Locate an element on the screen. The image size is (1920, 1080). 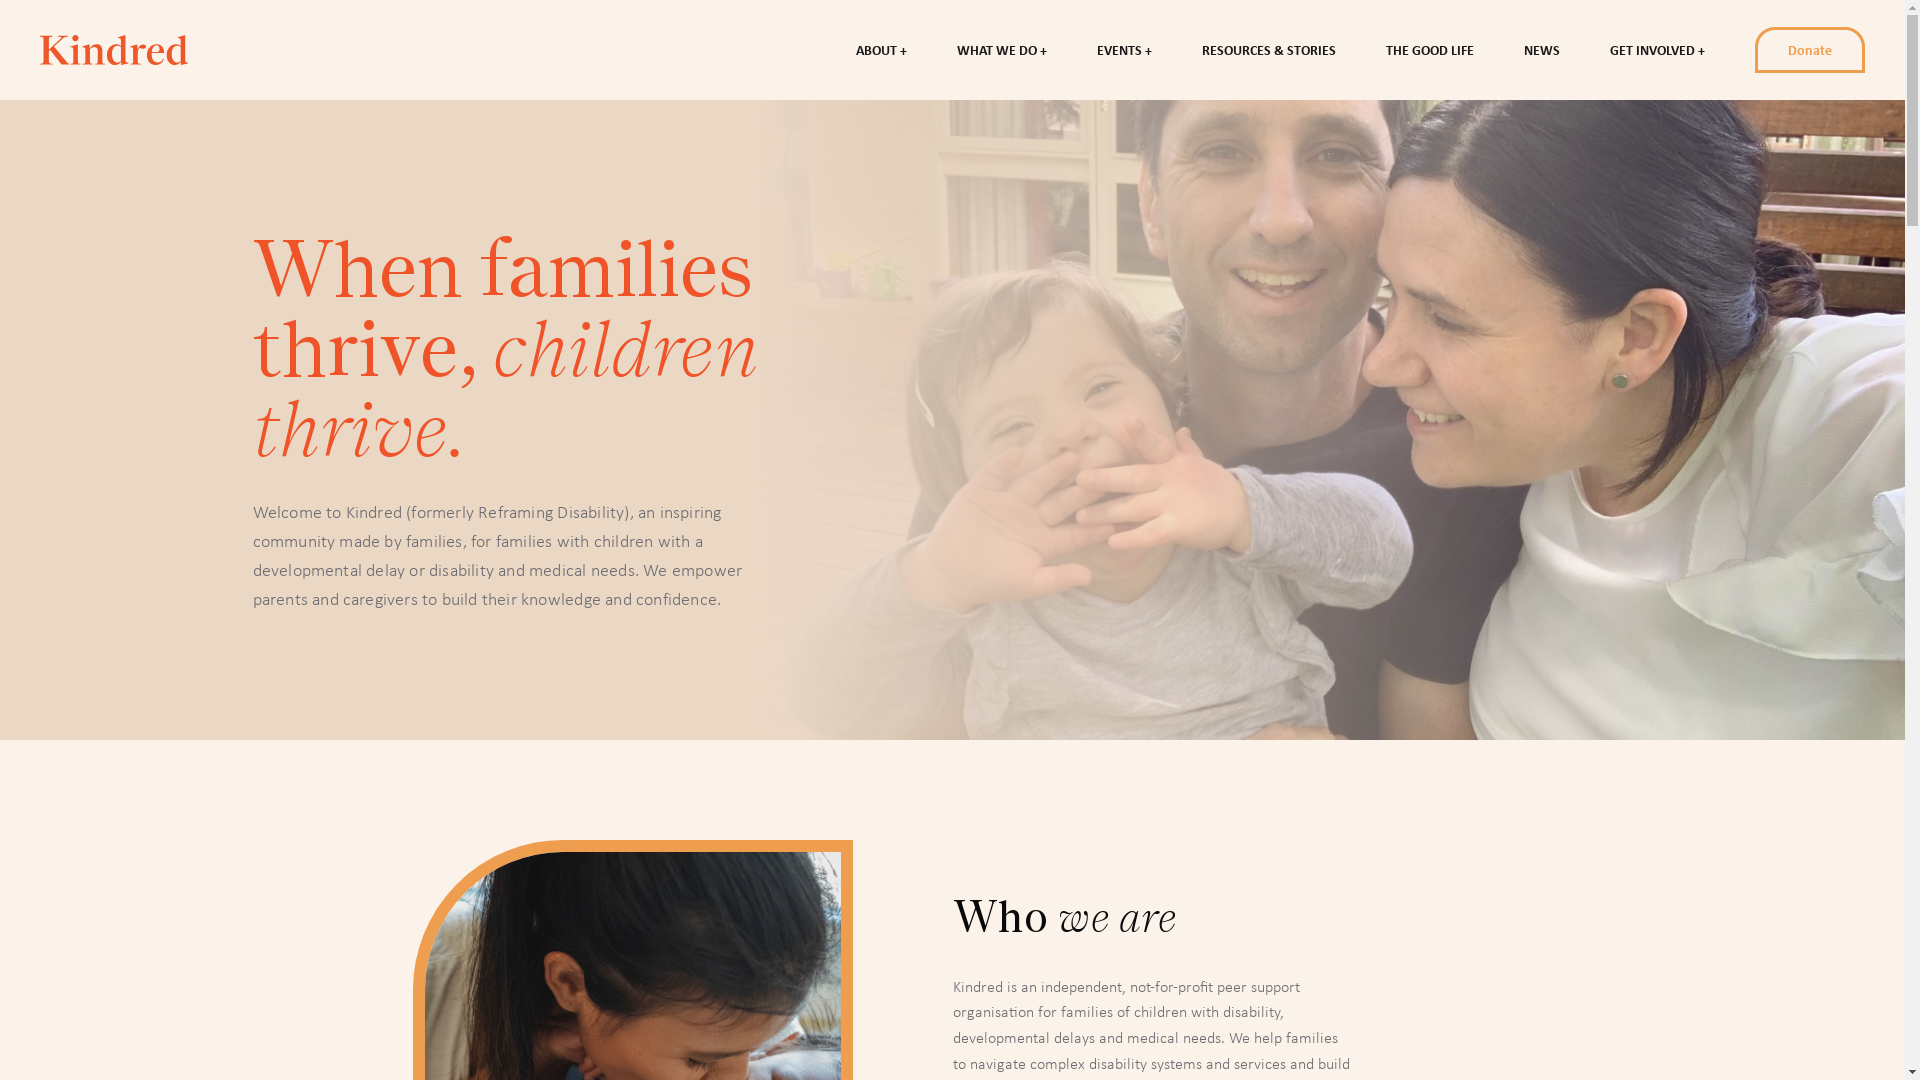
'NEWS' is located at coordinates (1540, 49).